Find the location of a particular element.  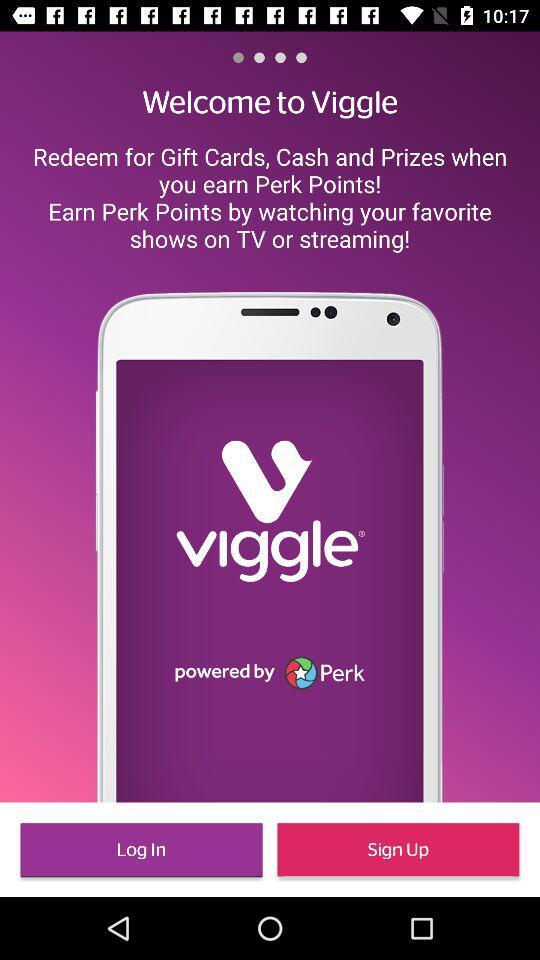

icon to the right of the log in icon is located at coordinates (398, 848).